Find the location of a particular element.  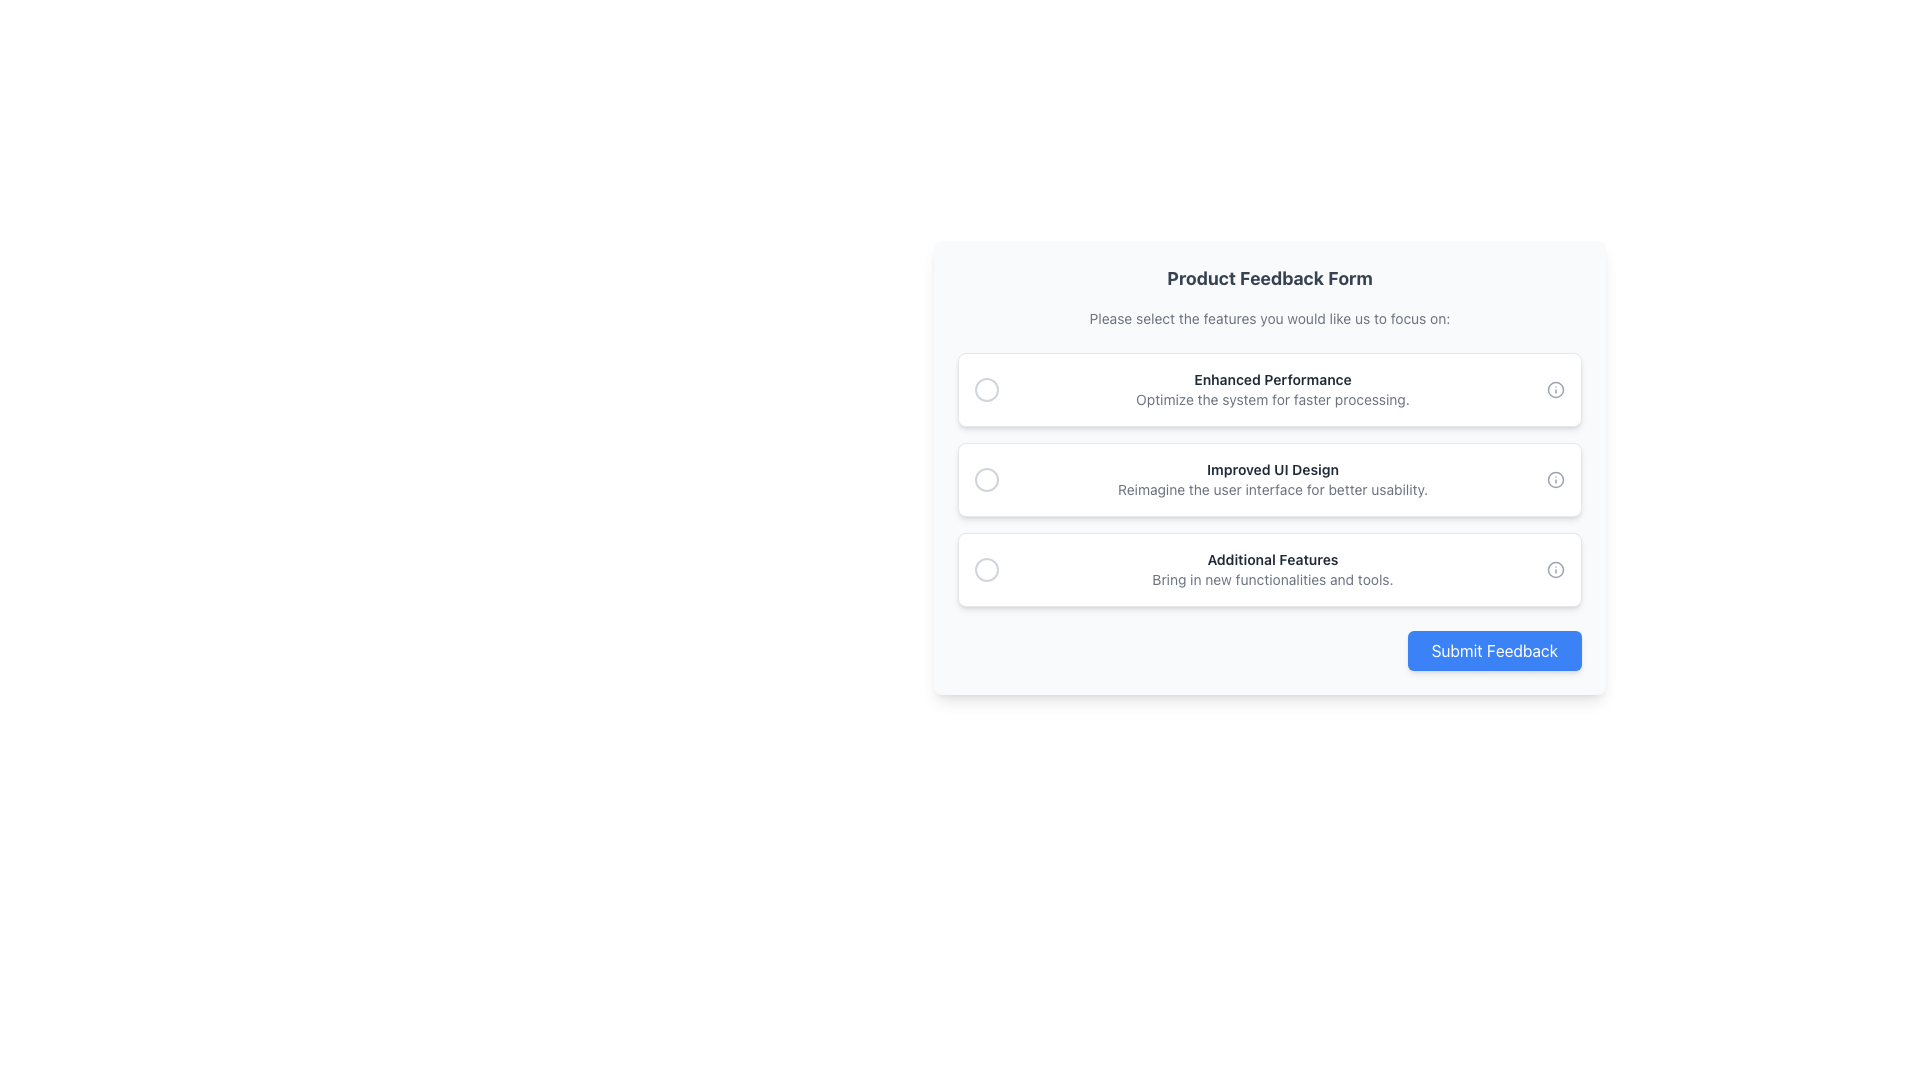

the first interactive radio button is located at coordinates (987, 479).